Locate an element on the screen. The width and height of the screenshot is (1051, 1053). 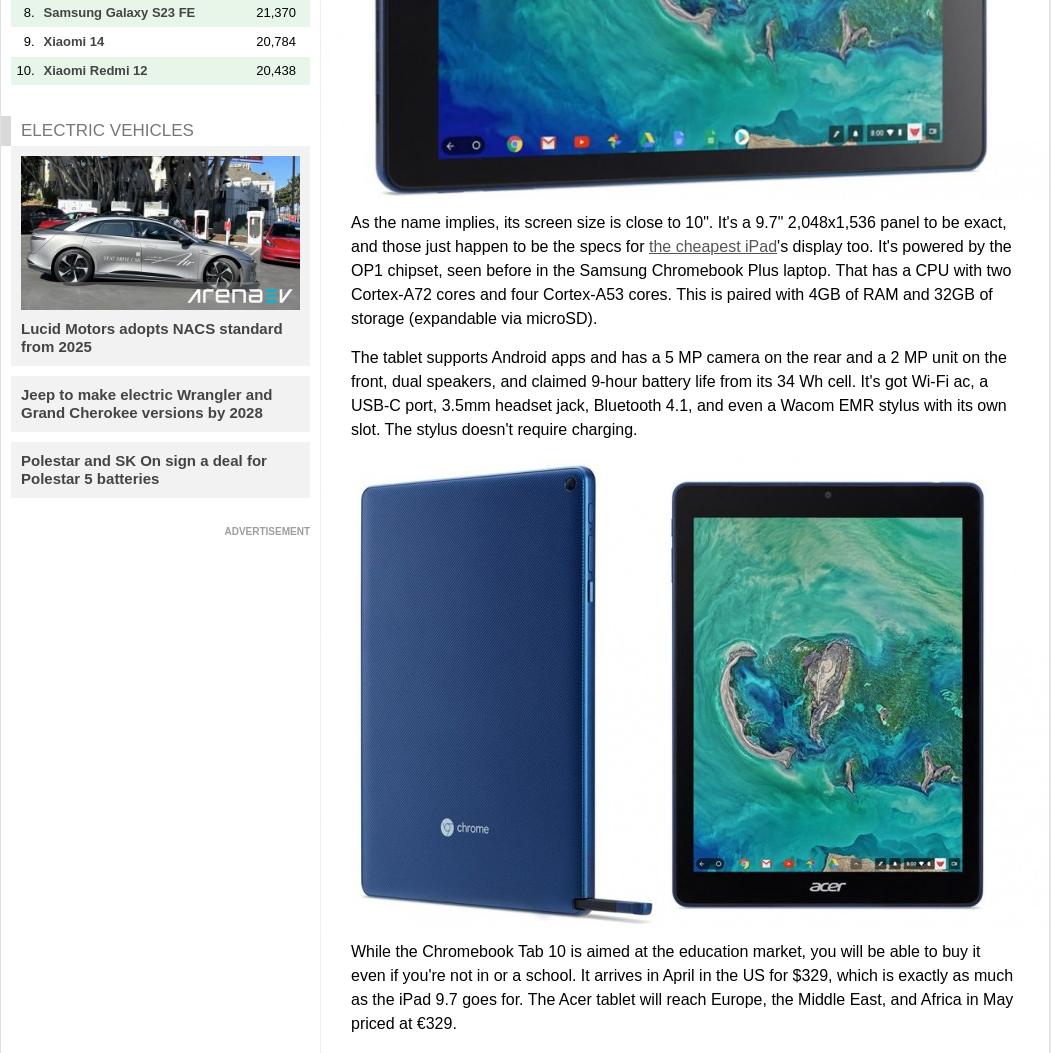
'ADVERTISEMENT' is located at coordinates (266, 529).